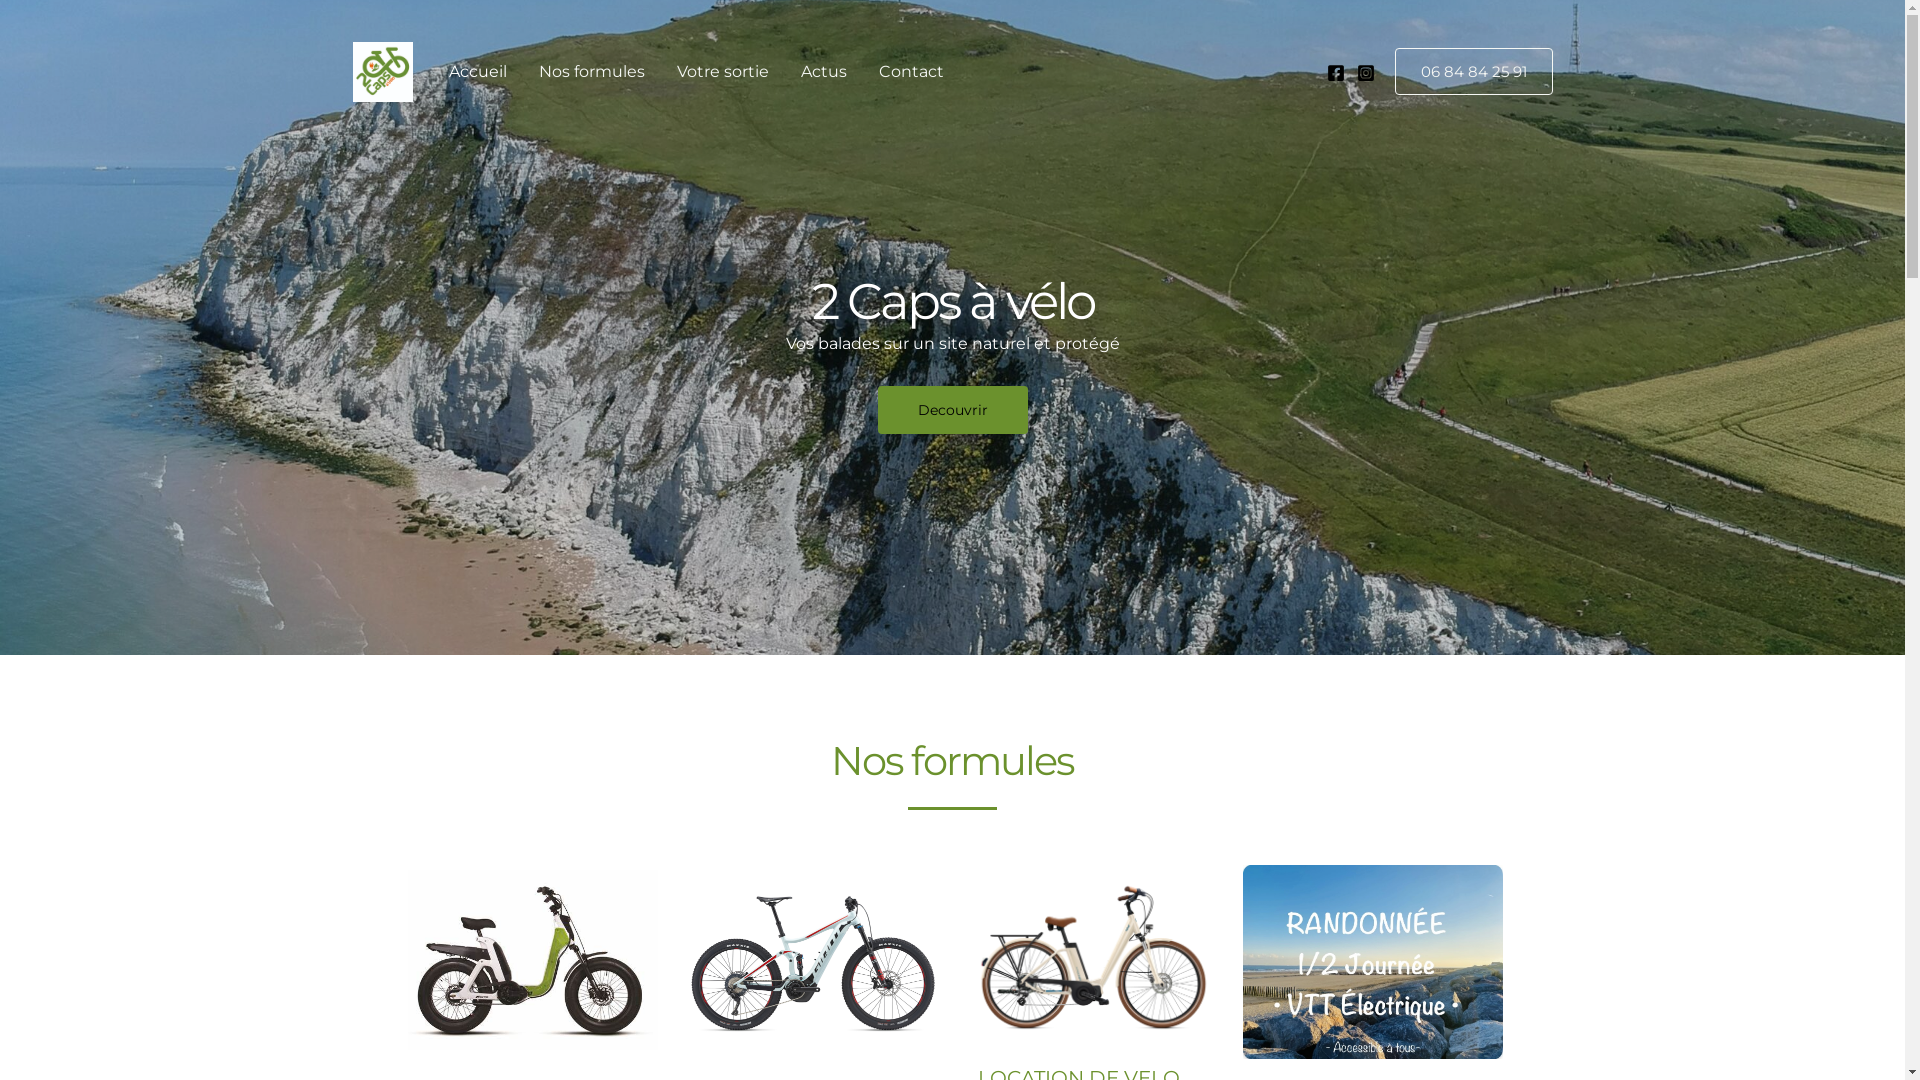 This screenshot has width=1920, height=1080. I want to click on 'Actus', so click(822, 70).